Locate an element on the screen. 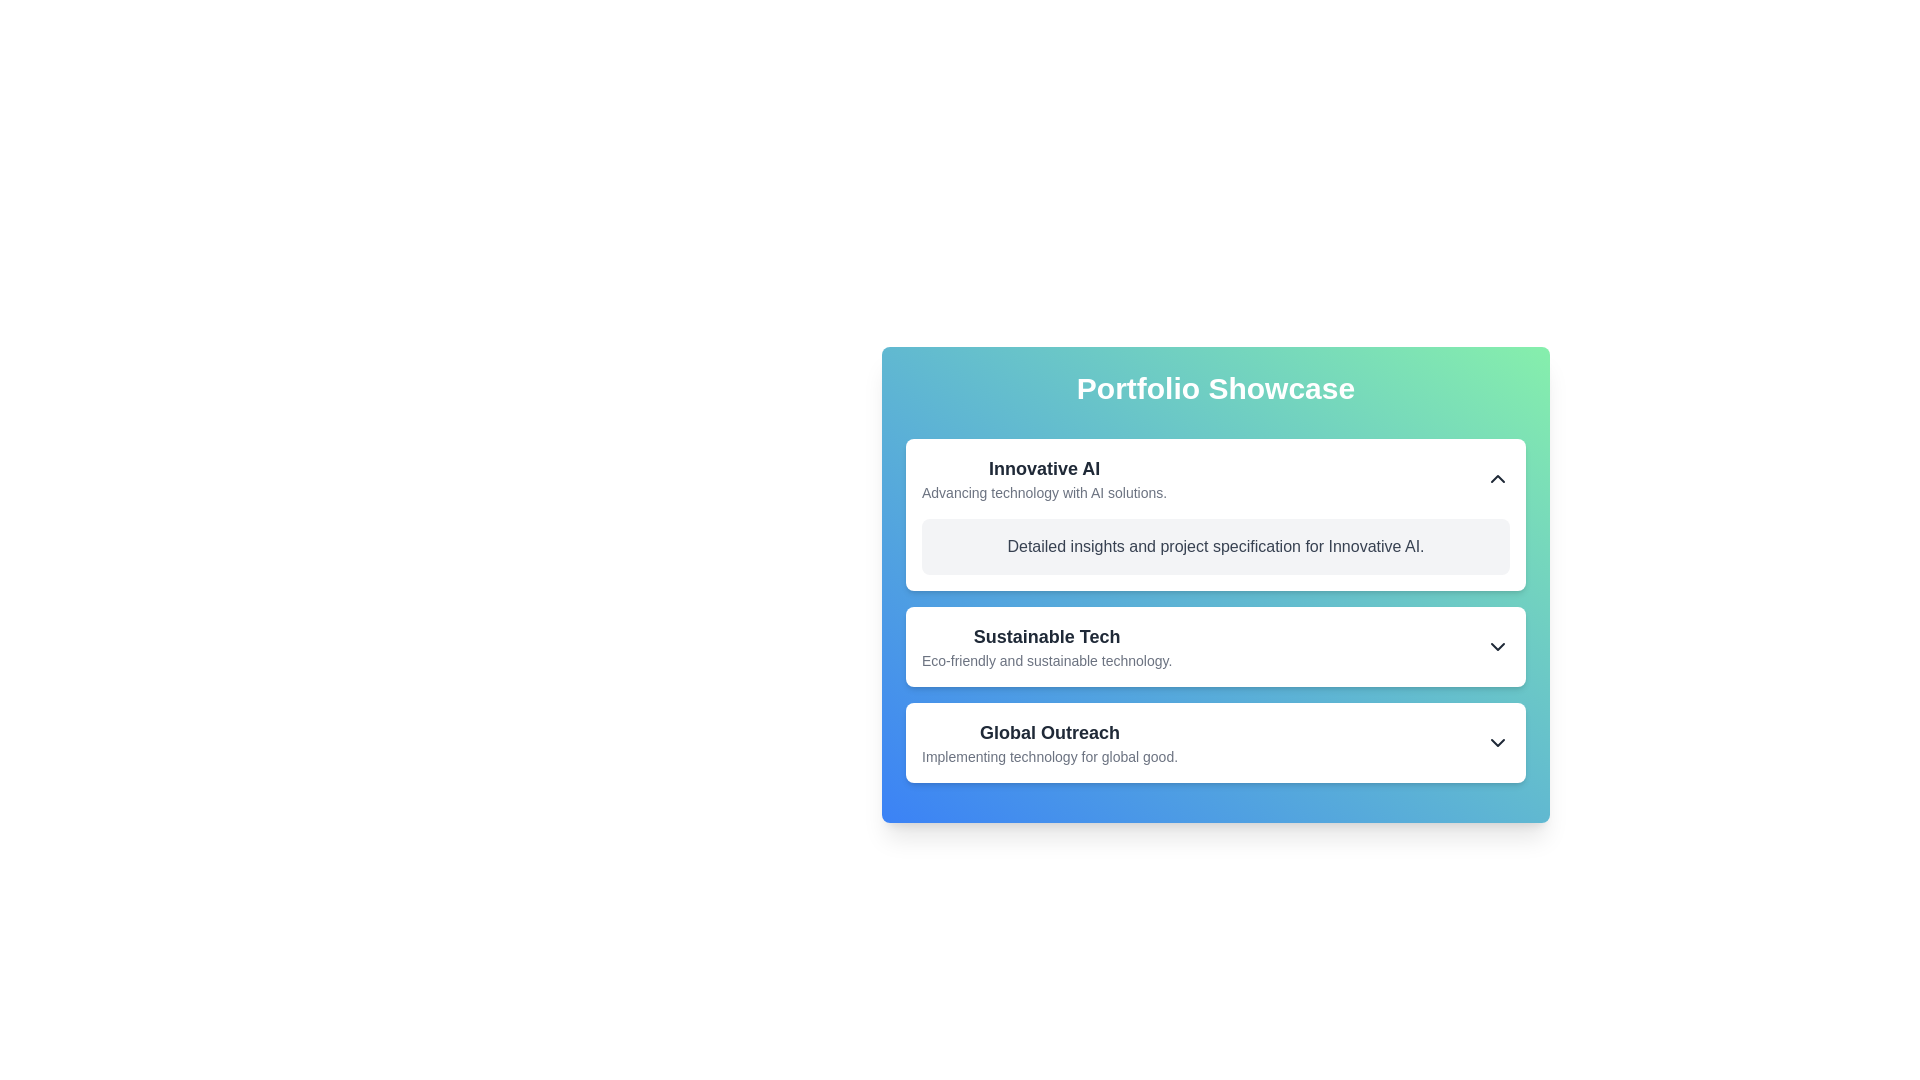 The width and height of the screenshot is (1920, 1080). the list item titled 'Sustainable Tech' is located at coordinates (1214, 647).